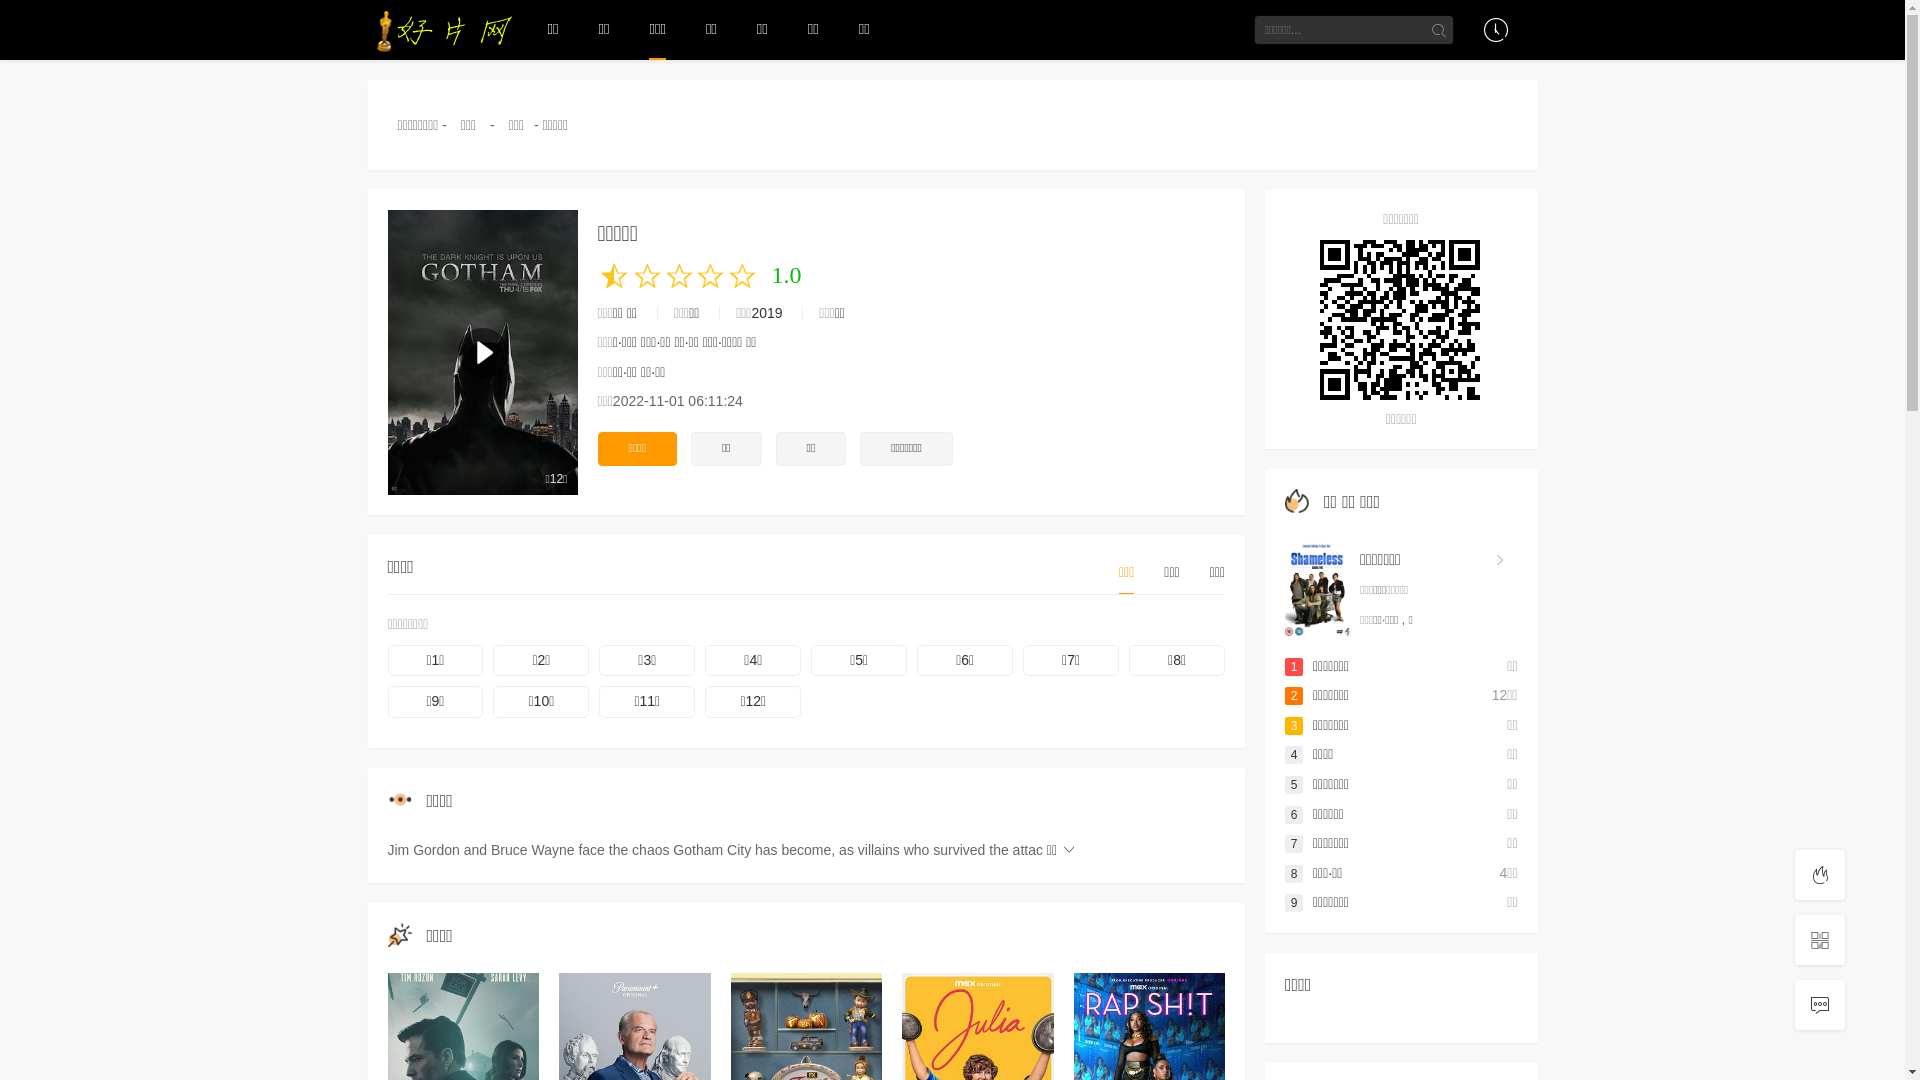  Describe the element at coordinates (765, 312) in the screenshot. I see `'2019'` at that location.